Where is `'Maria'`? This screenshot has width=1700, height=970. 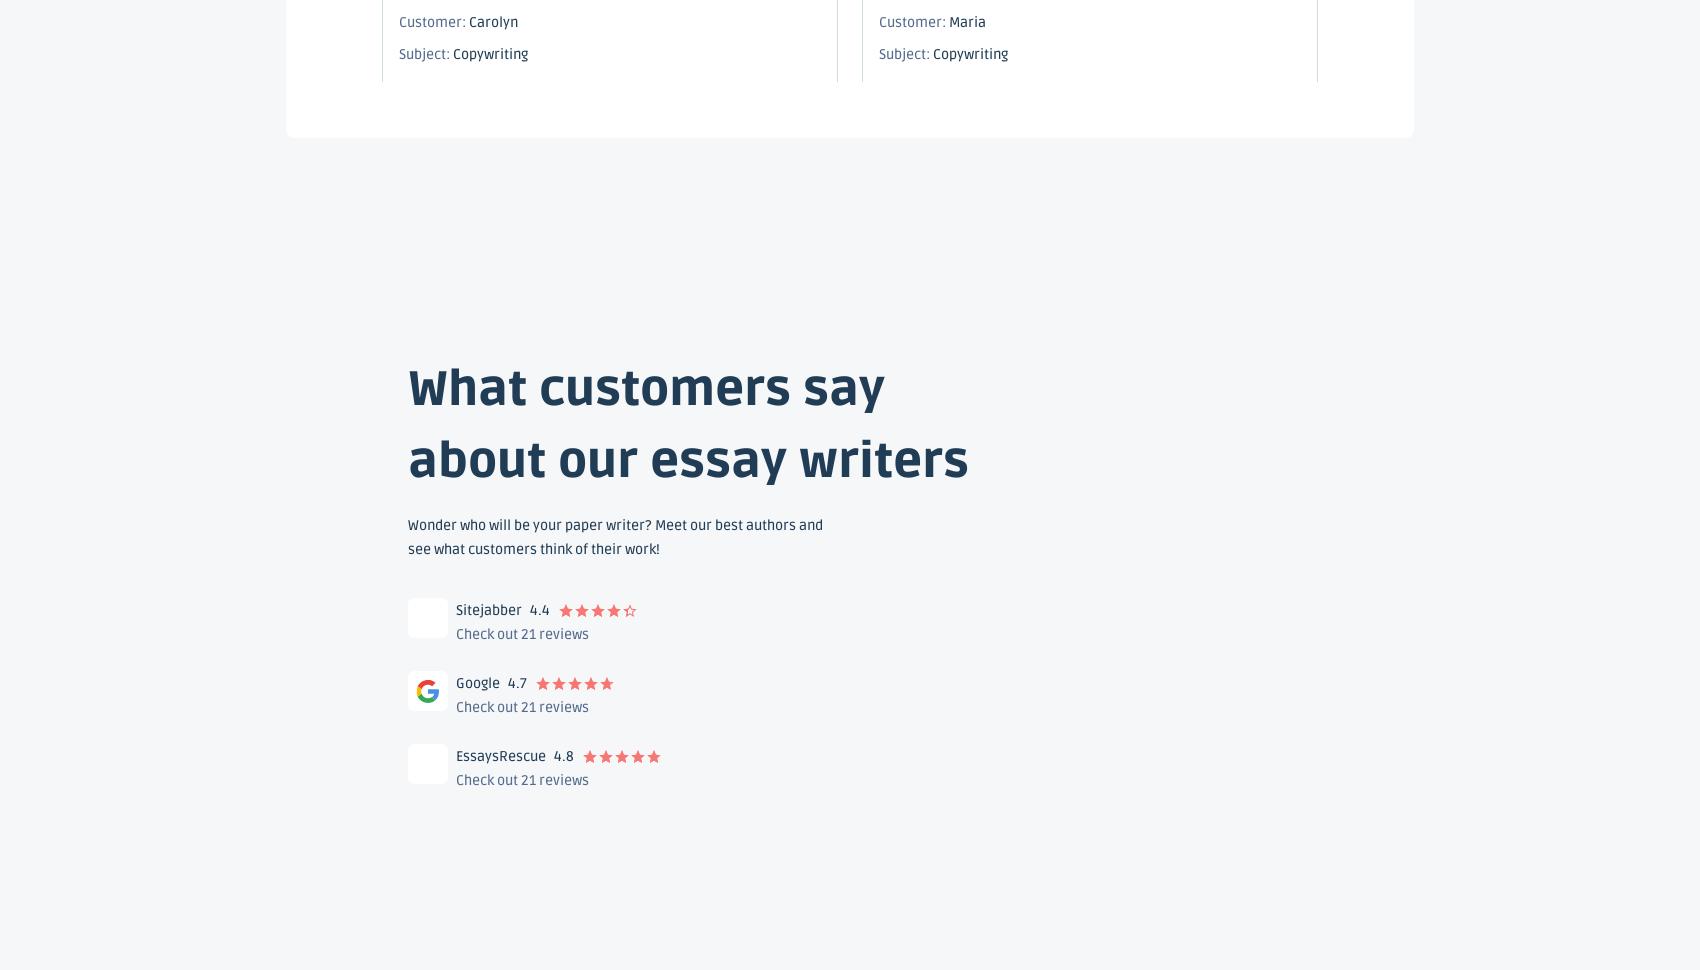 'Maria' is located at coordinates (966, 22).